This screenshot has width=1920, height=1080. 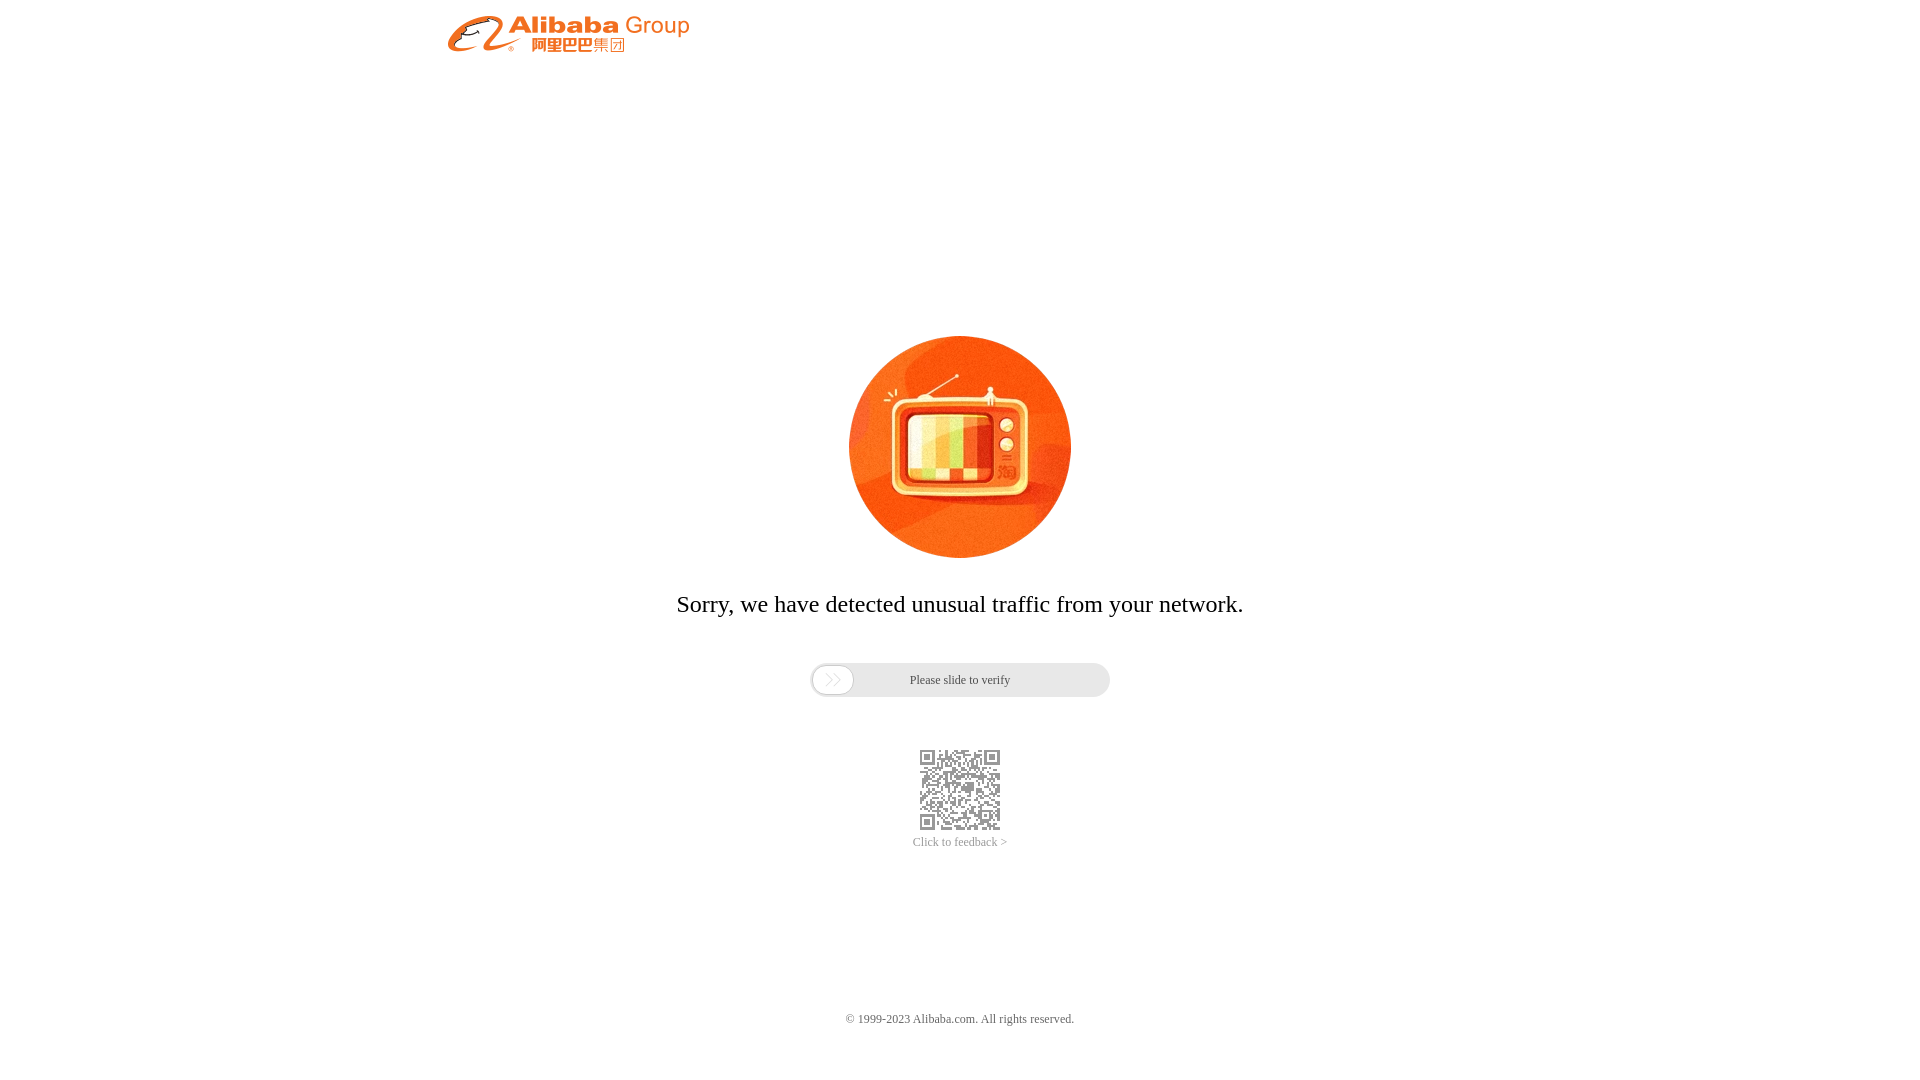 What do you see at coordinates (960, 842) in the screenshot?
I see `'Click to feedback >'` at bounding box center [960, 842].